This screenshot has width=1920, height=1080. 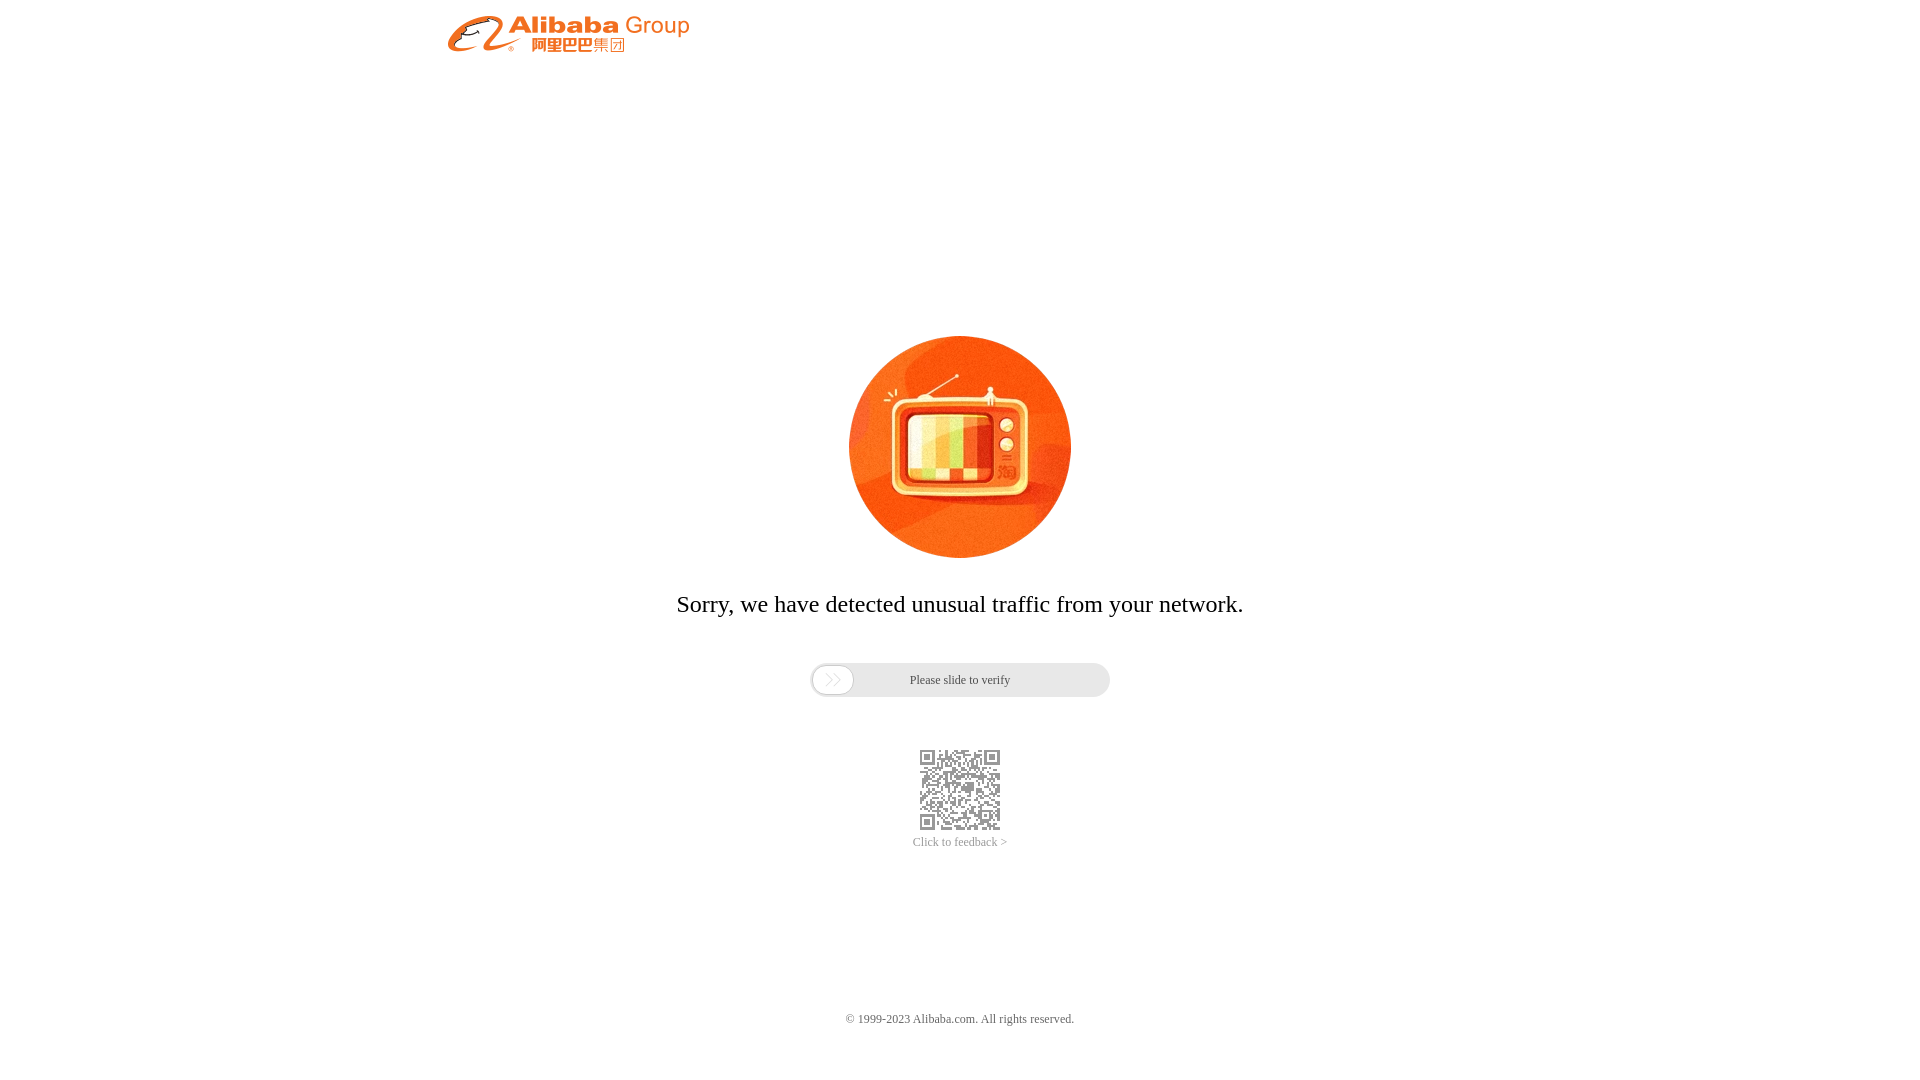 What do you see at coordinates (960, 842) in the screenshot?
I see `'Click to feedback >'` at bounding box center [960, 842].